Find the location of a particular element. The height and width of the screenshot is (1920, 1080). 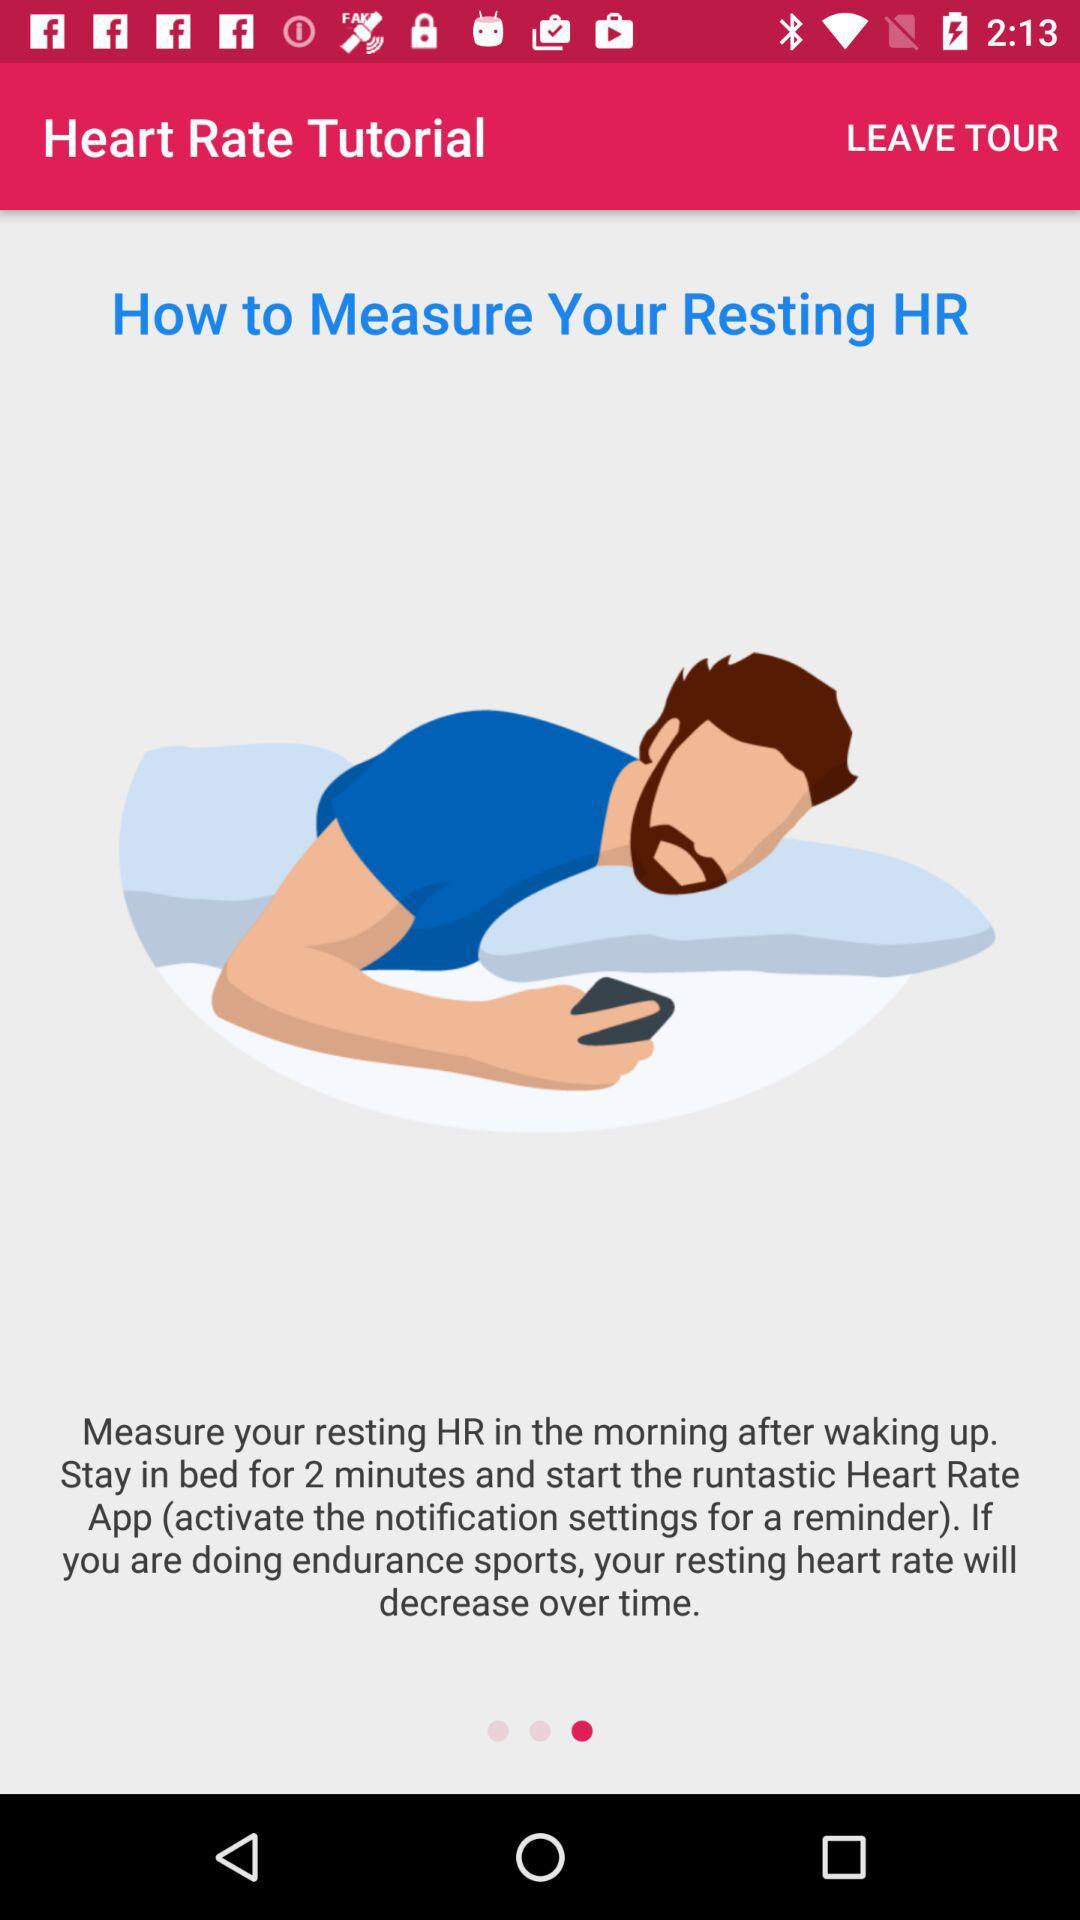

the item at the top right corner is located at coordinates (951, 135).